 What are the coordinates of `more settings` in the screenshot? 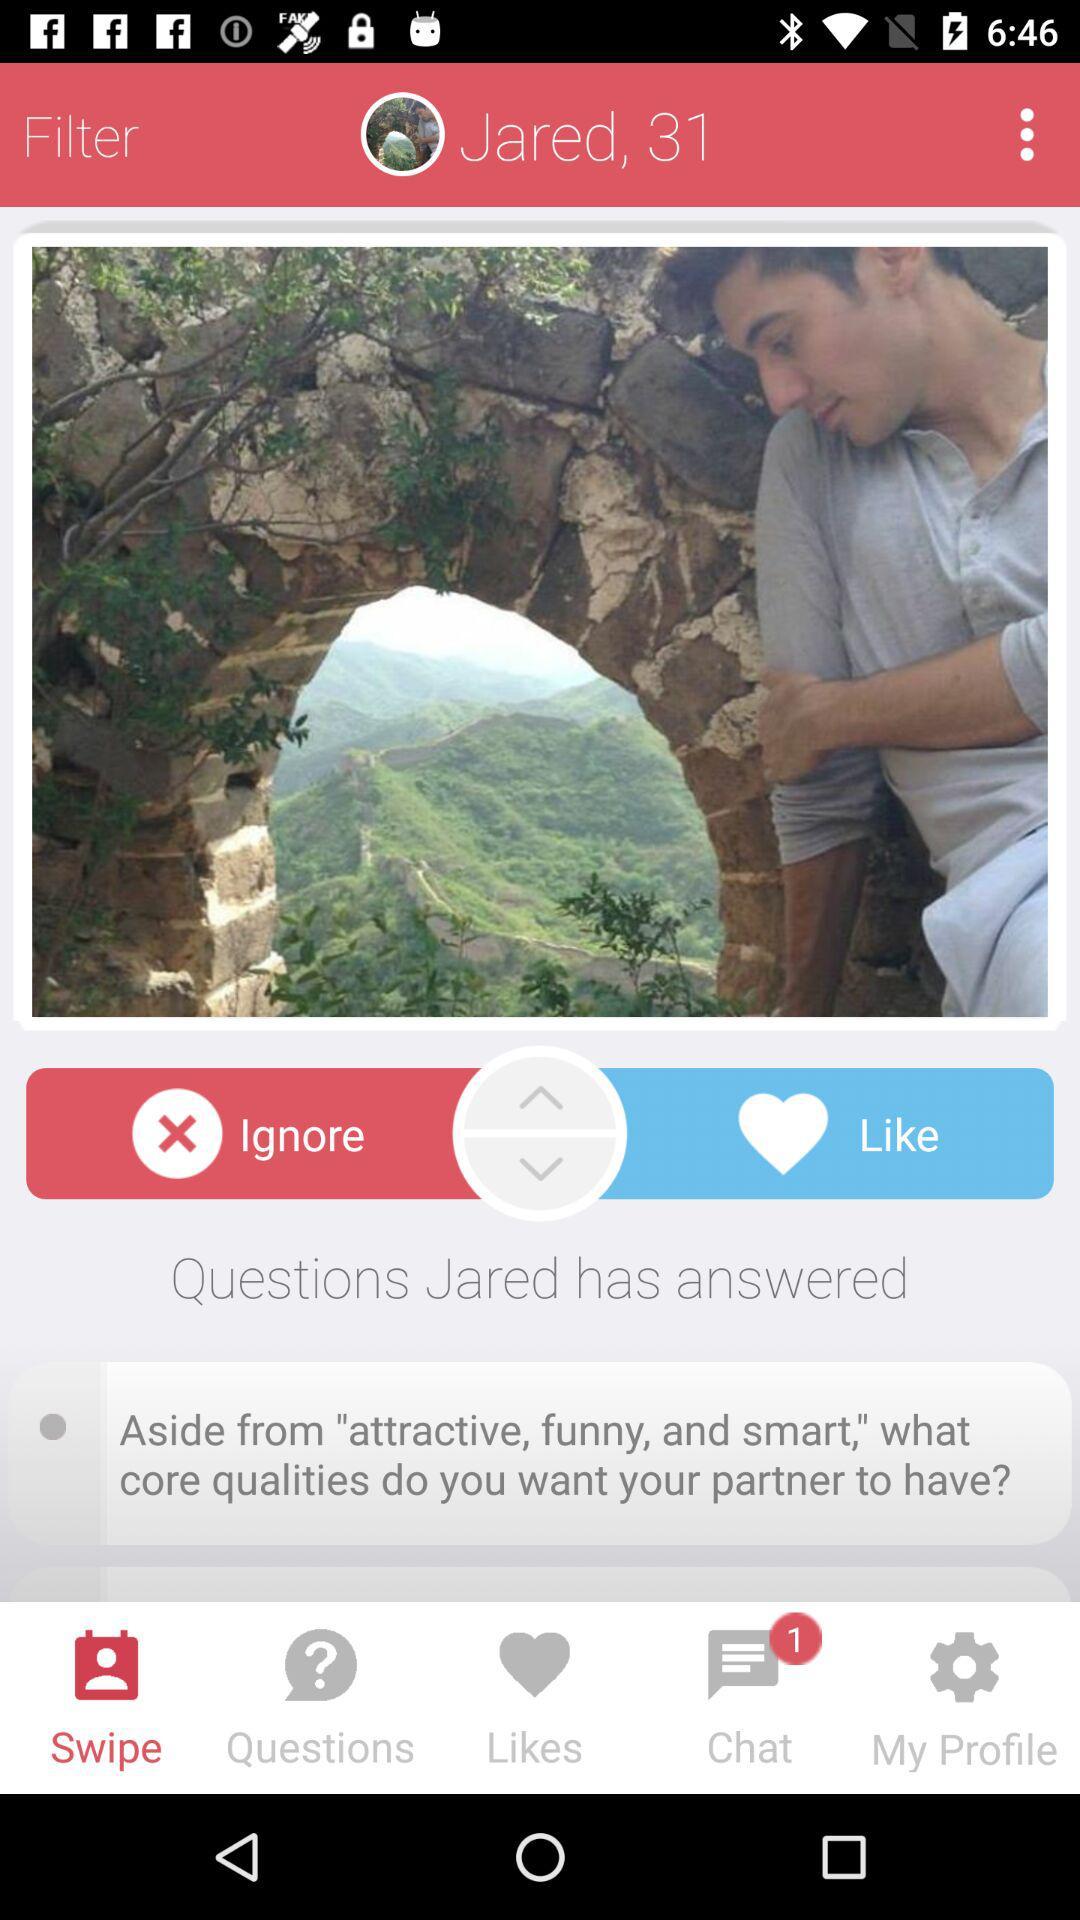 It's located at (1027, 133).